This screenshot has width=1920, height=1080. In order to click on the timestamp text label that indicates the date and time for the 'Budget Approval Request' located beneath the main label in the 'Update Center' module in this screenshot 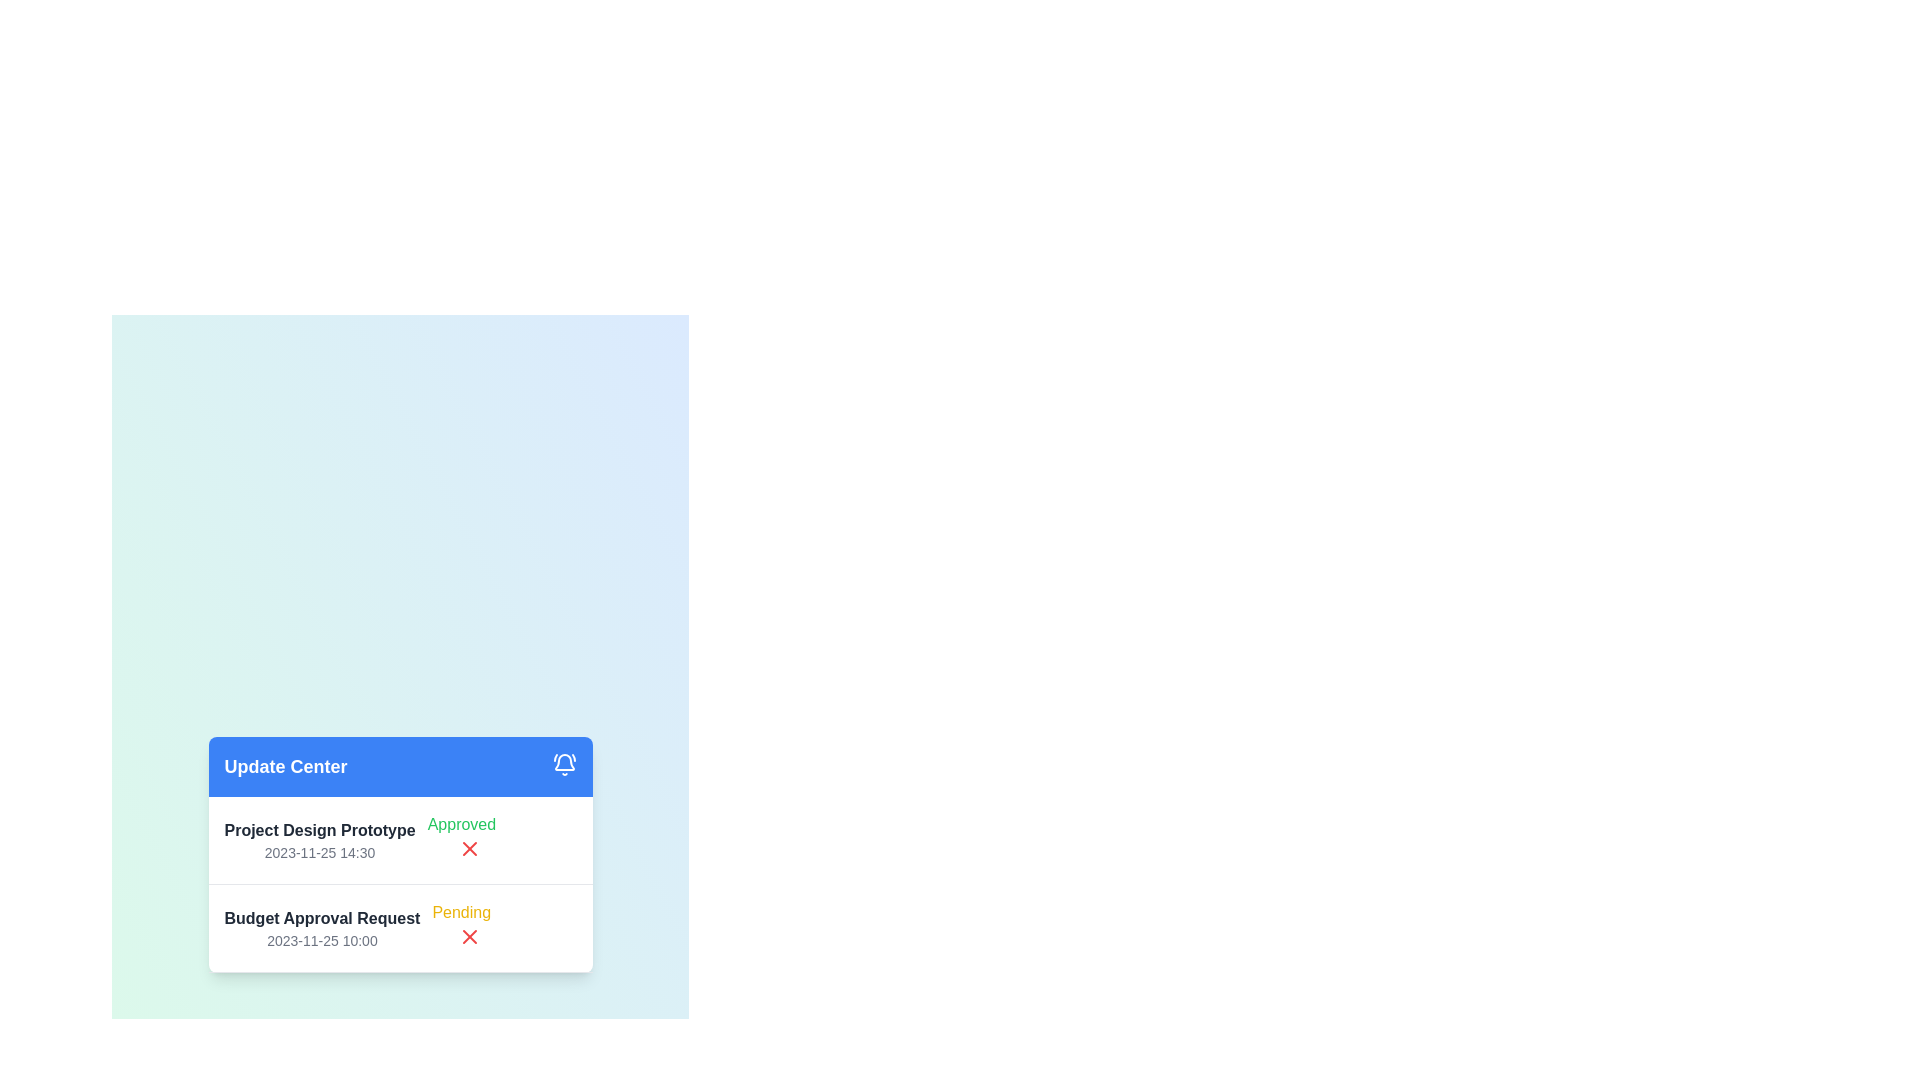, I will do `click(322, 940)`.